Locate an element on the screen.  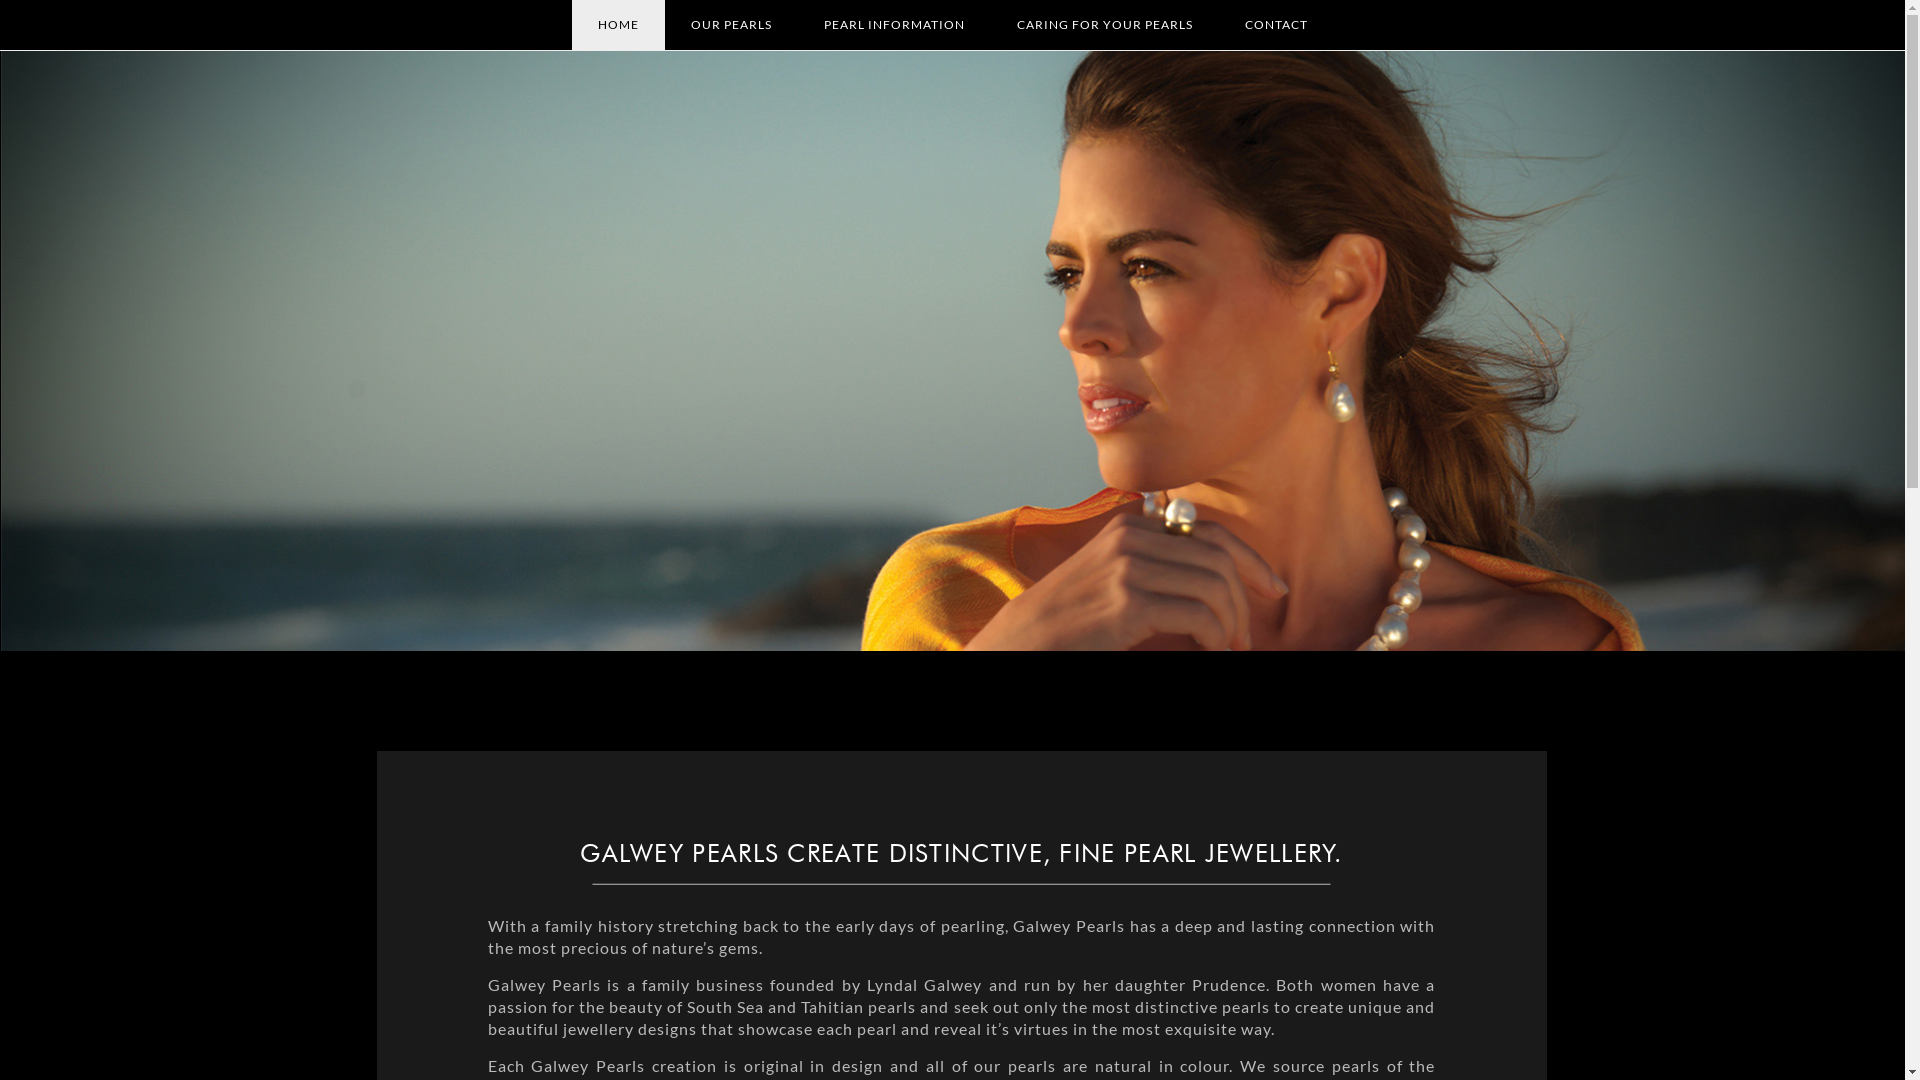
'CARING FOR YOUR PEARLS' is located at coordinates (1103, 24).